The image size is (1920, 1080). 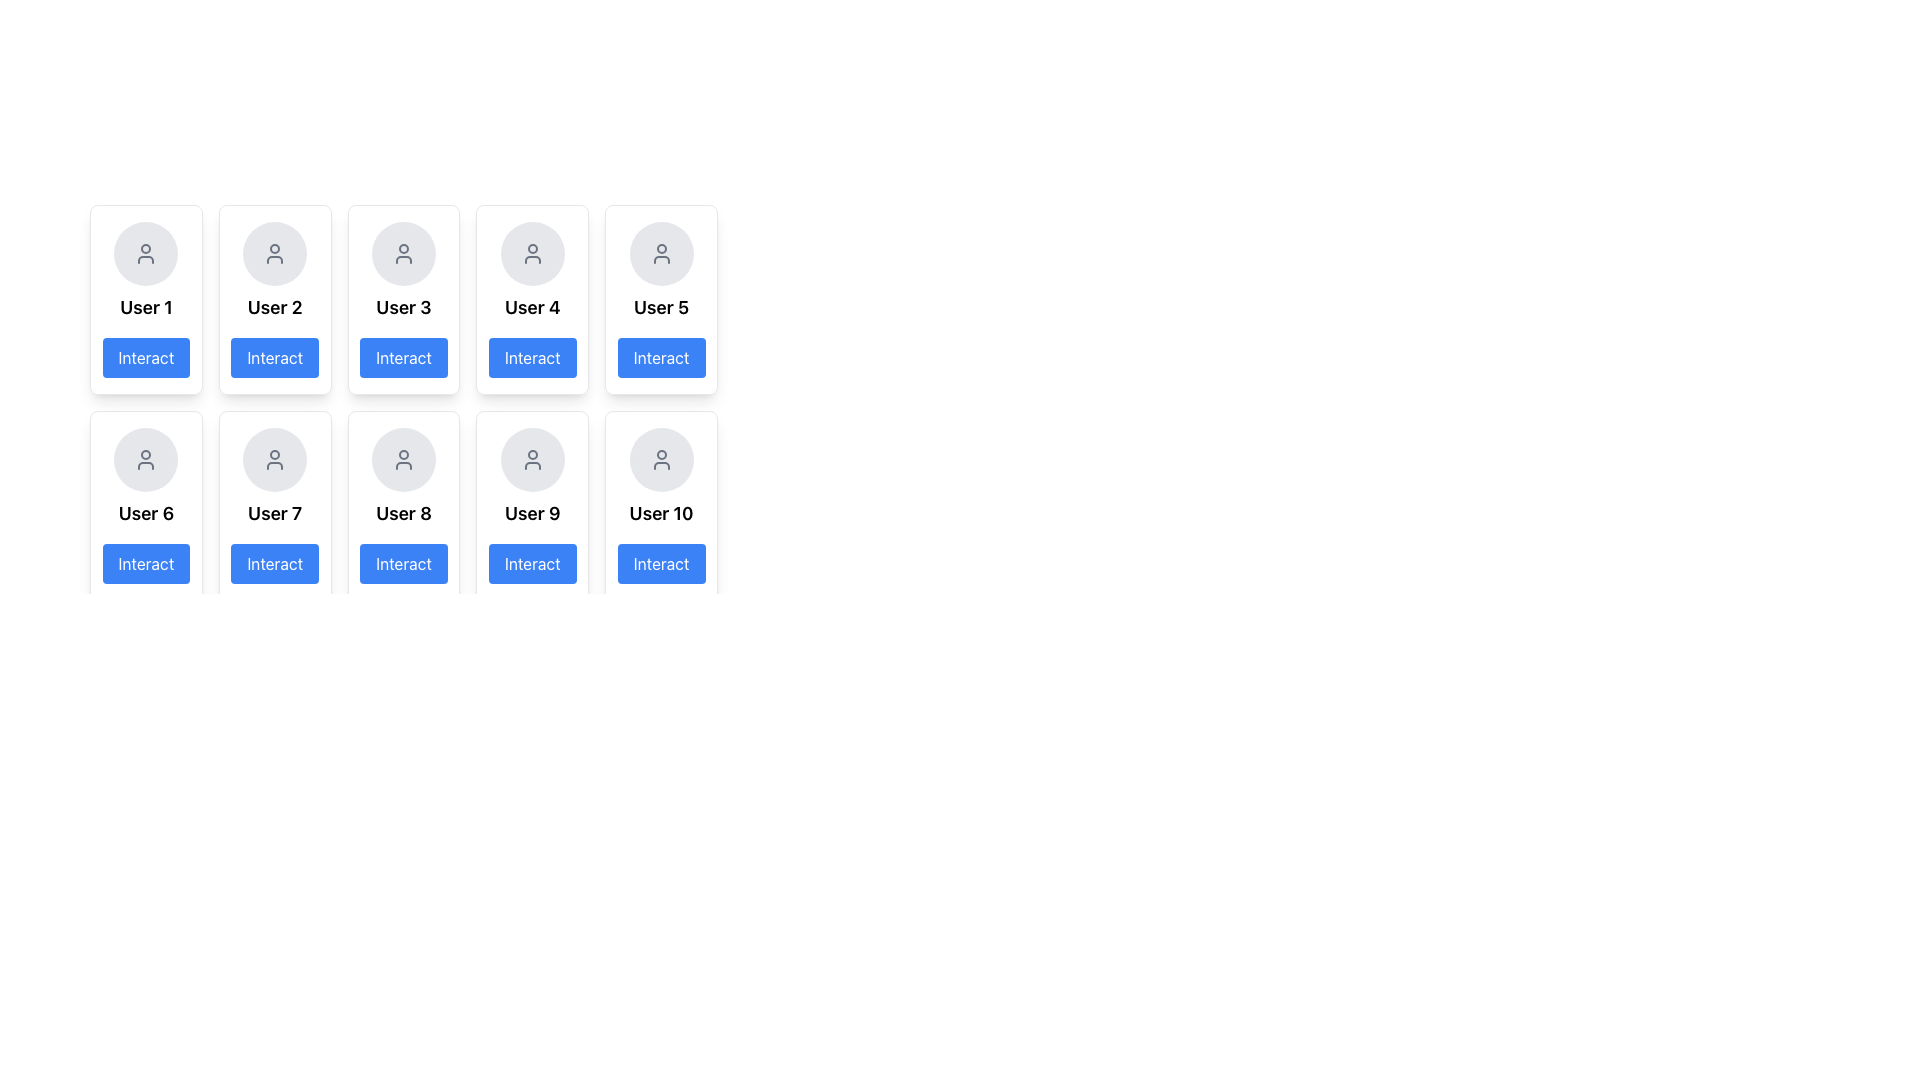 I want to click on the Text Label that identifies the user in the third card of the top row, positioned below the avatar icon and above the 'Interact' button, so click(x=402, y=308).